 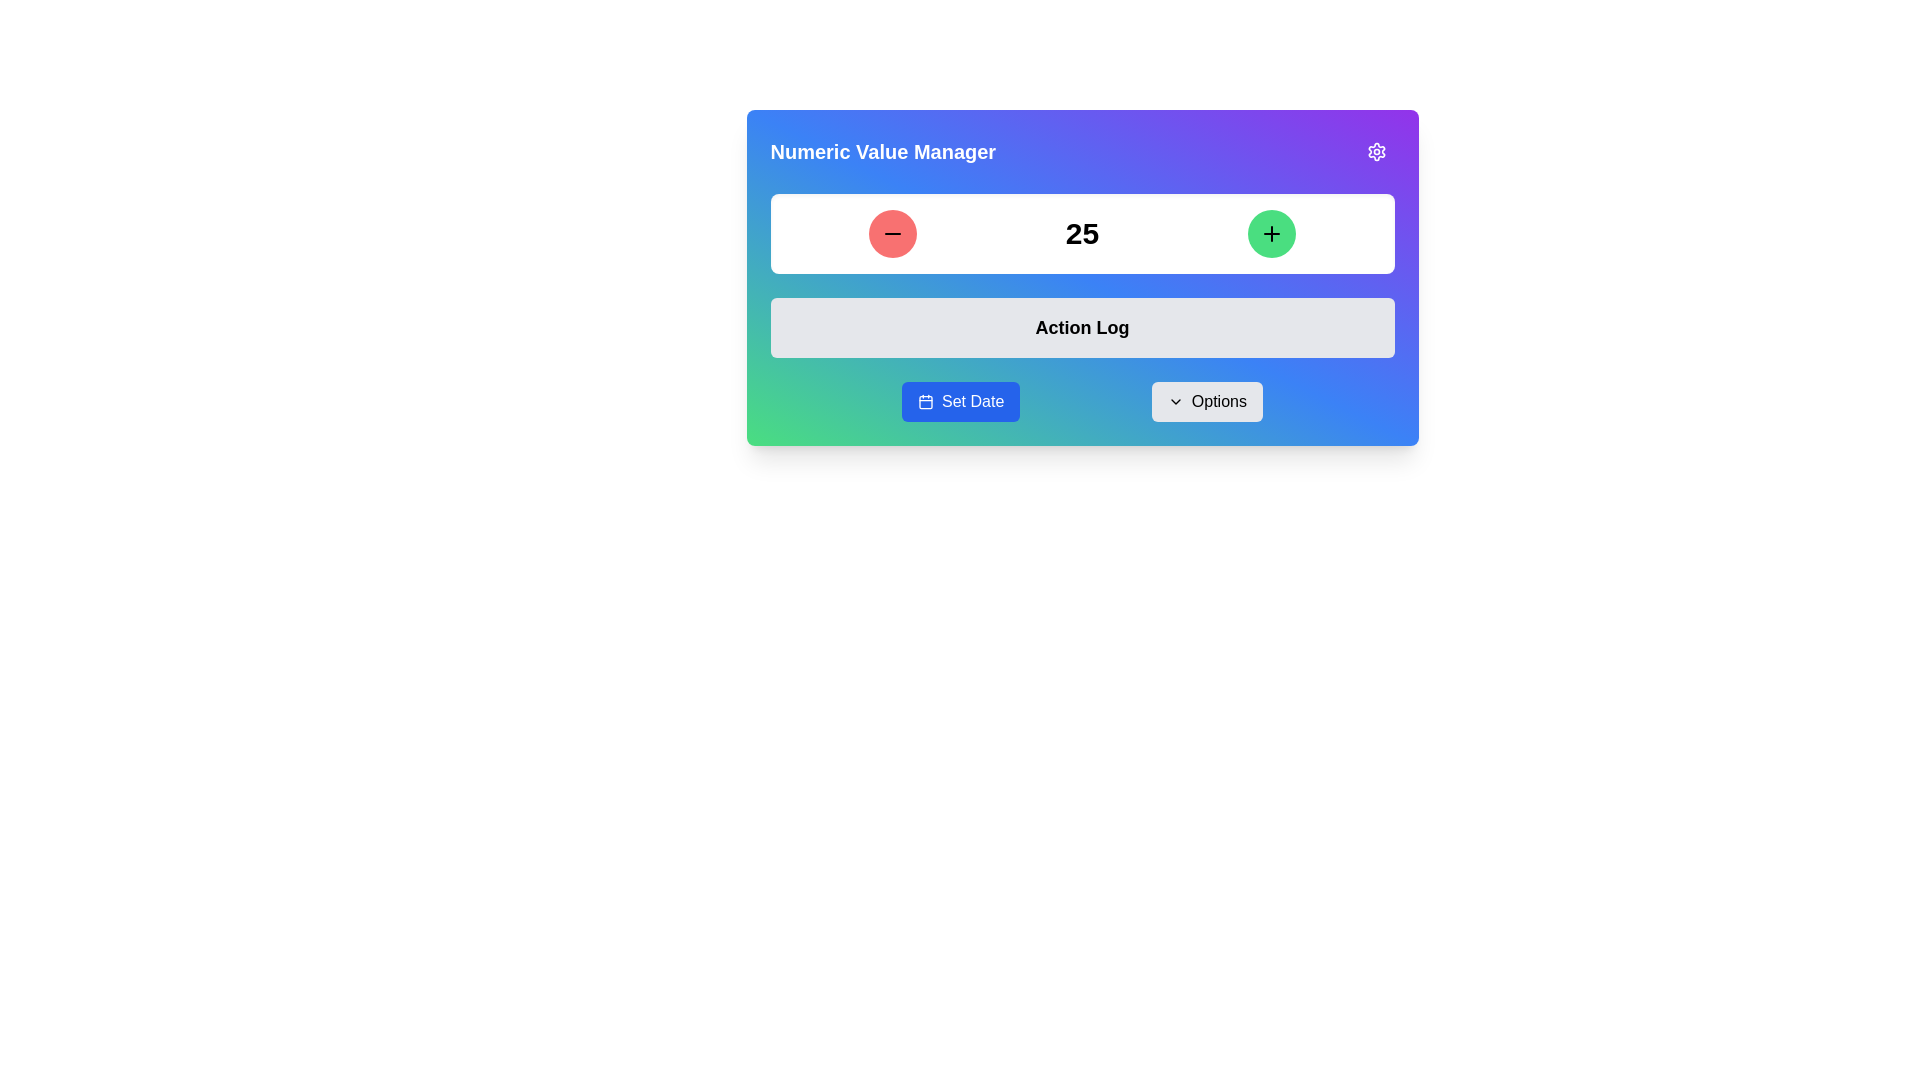 I want to click on the cogwheel icon representing settings in the top-right corner of the card-like interface, so click(x=1375, y=150).